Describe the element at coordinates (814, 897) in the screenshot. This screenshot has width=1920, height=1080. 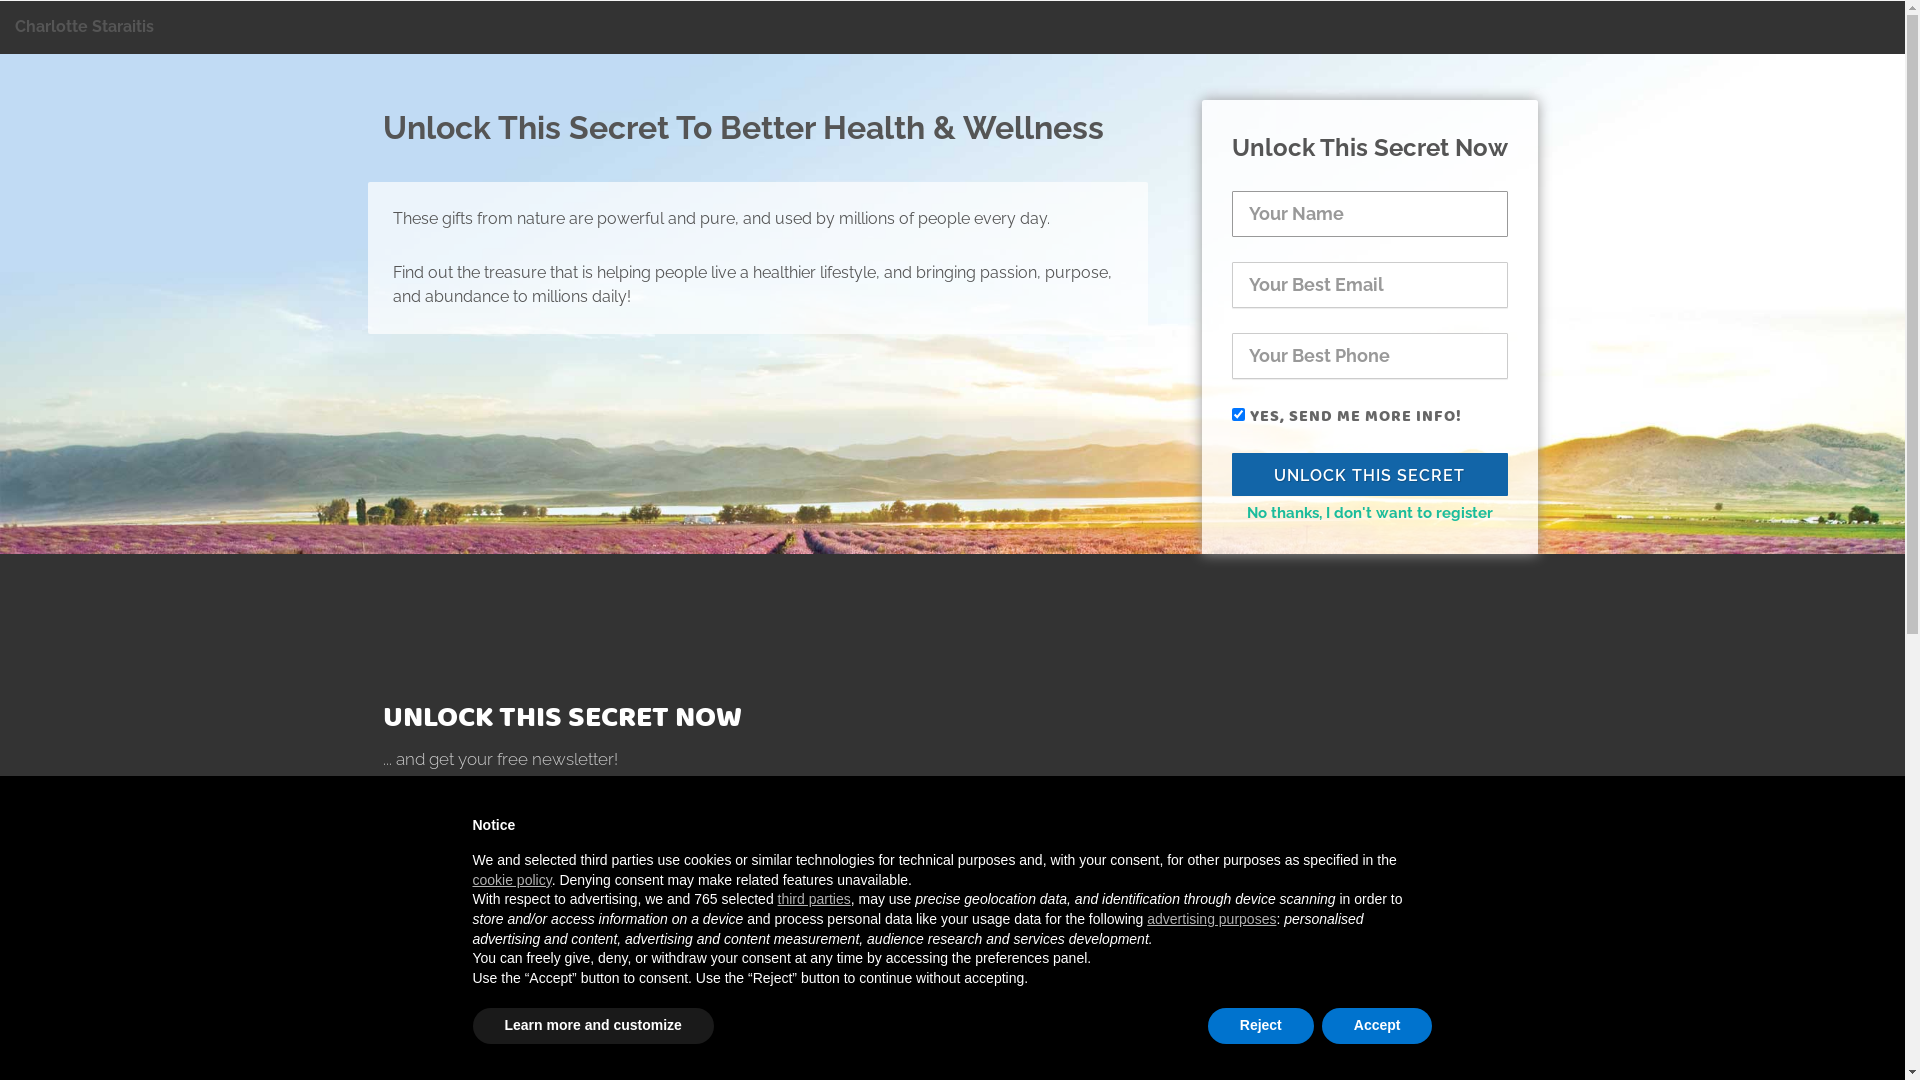
I see `'third parties'` at that location.